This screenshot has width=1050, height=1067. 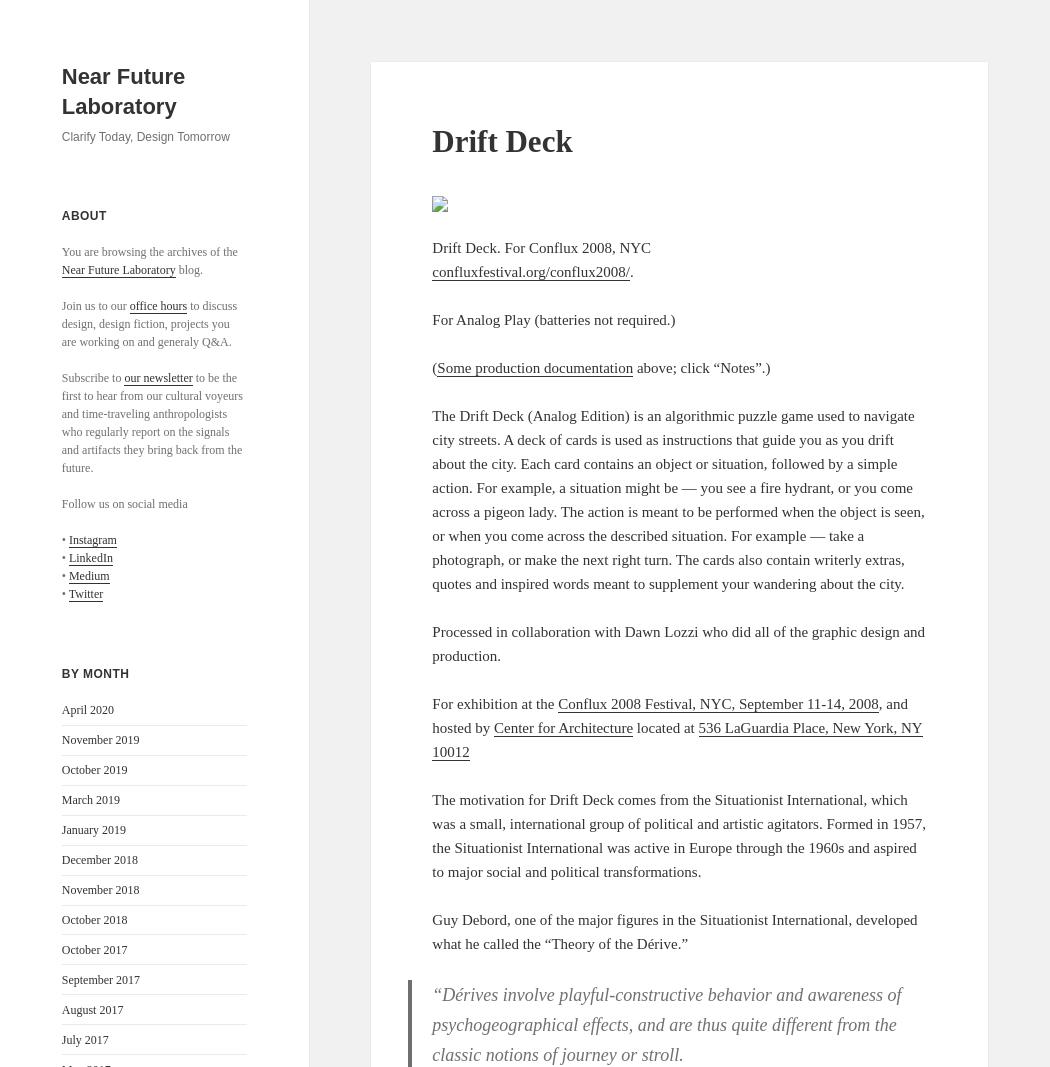 What do you see at coordinates (534, 366) in the screenshot?
I see `'Some production documentation'` at bounding box center [534, 366].